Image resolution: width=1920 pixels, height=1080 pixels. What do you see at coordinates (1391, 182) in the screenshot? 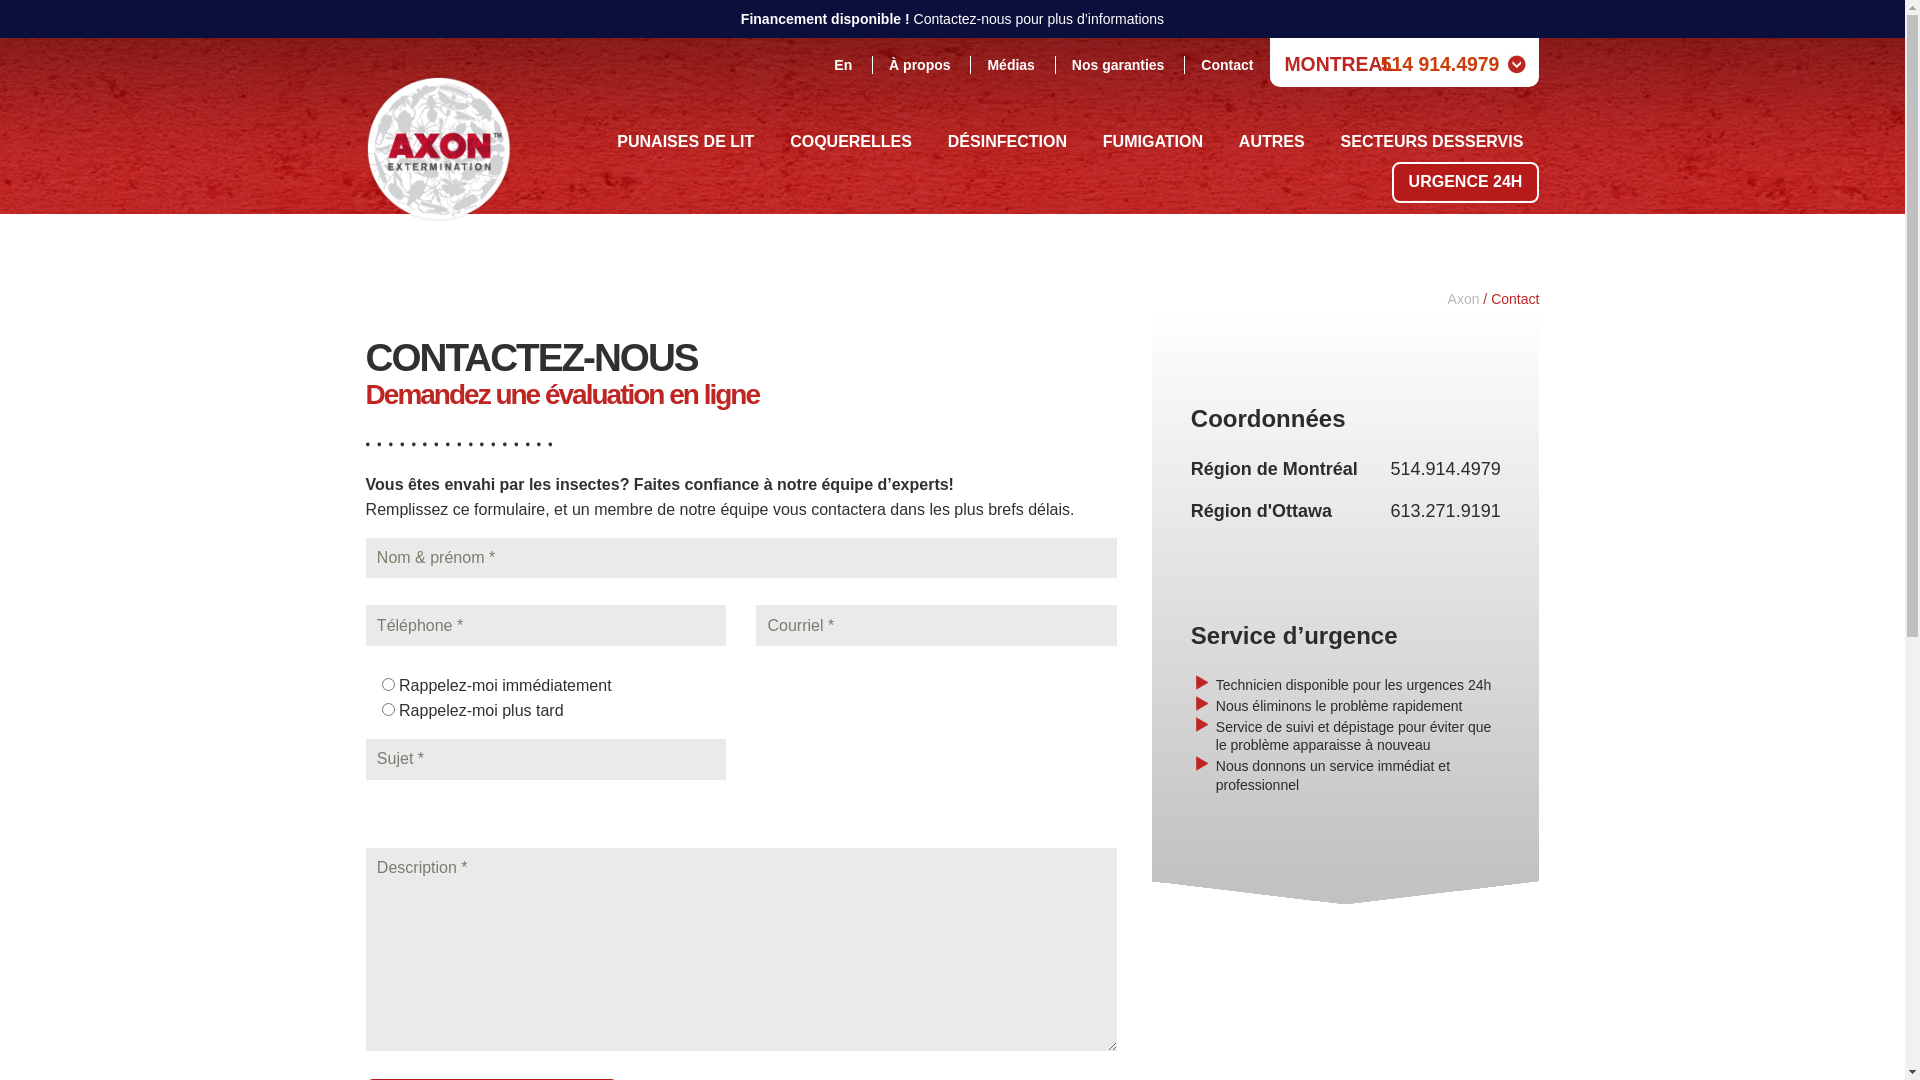
I see `'URGENCE 24H'` at bounding box center [1391, 182].